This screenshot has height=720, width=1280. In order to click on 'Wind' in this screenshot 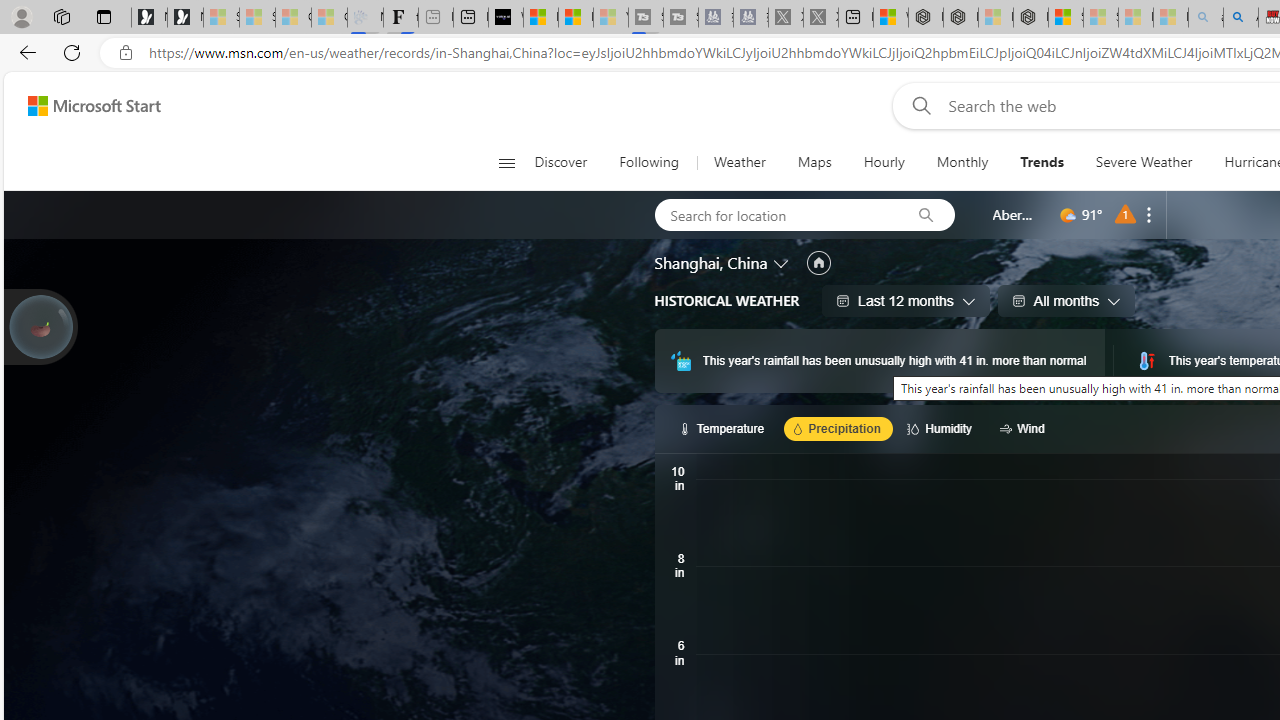, I will do `click(1025, 427)`.